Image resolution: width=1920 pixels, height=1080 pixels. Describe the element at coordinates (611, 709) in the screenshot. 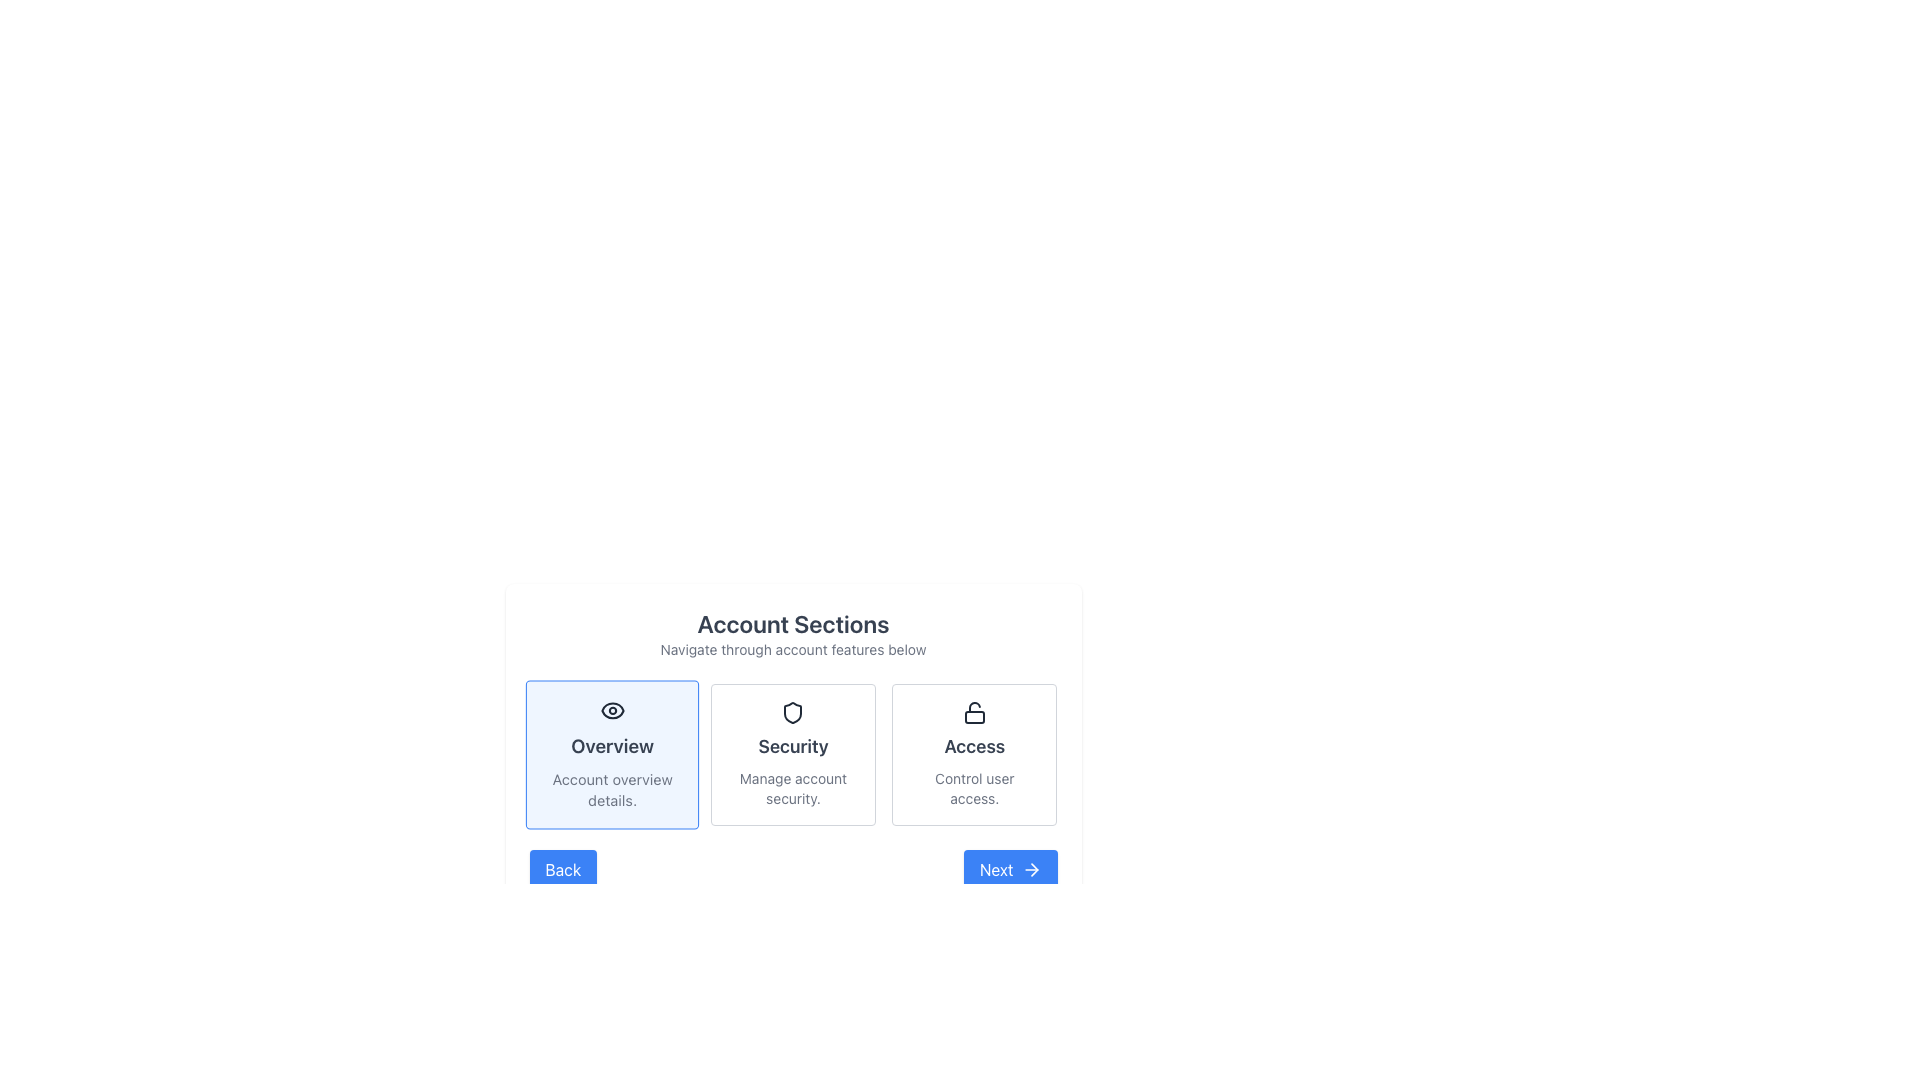

I see `the icon located at the top center of the Overview section, which serves as a decorative representation emphasizing visibility or examination` at that location.